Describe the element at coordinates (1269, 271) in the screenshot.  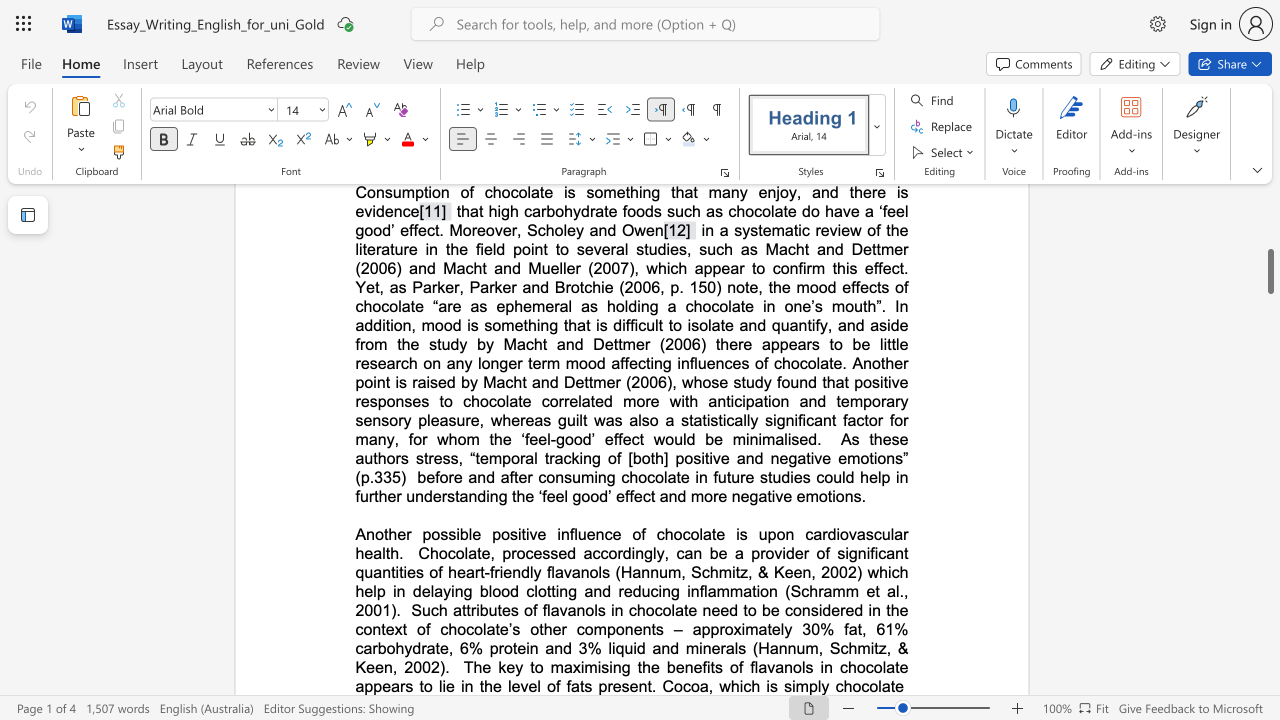
I see `the scrollbar and move down 3220 pixels` at that location.